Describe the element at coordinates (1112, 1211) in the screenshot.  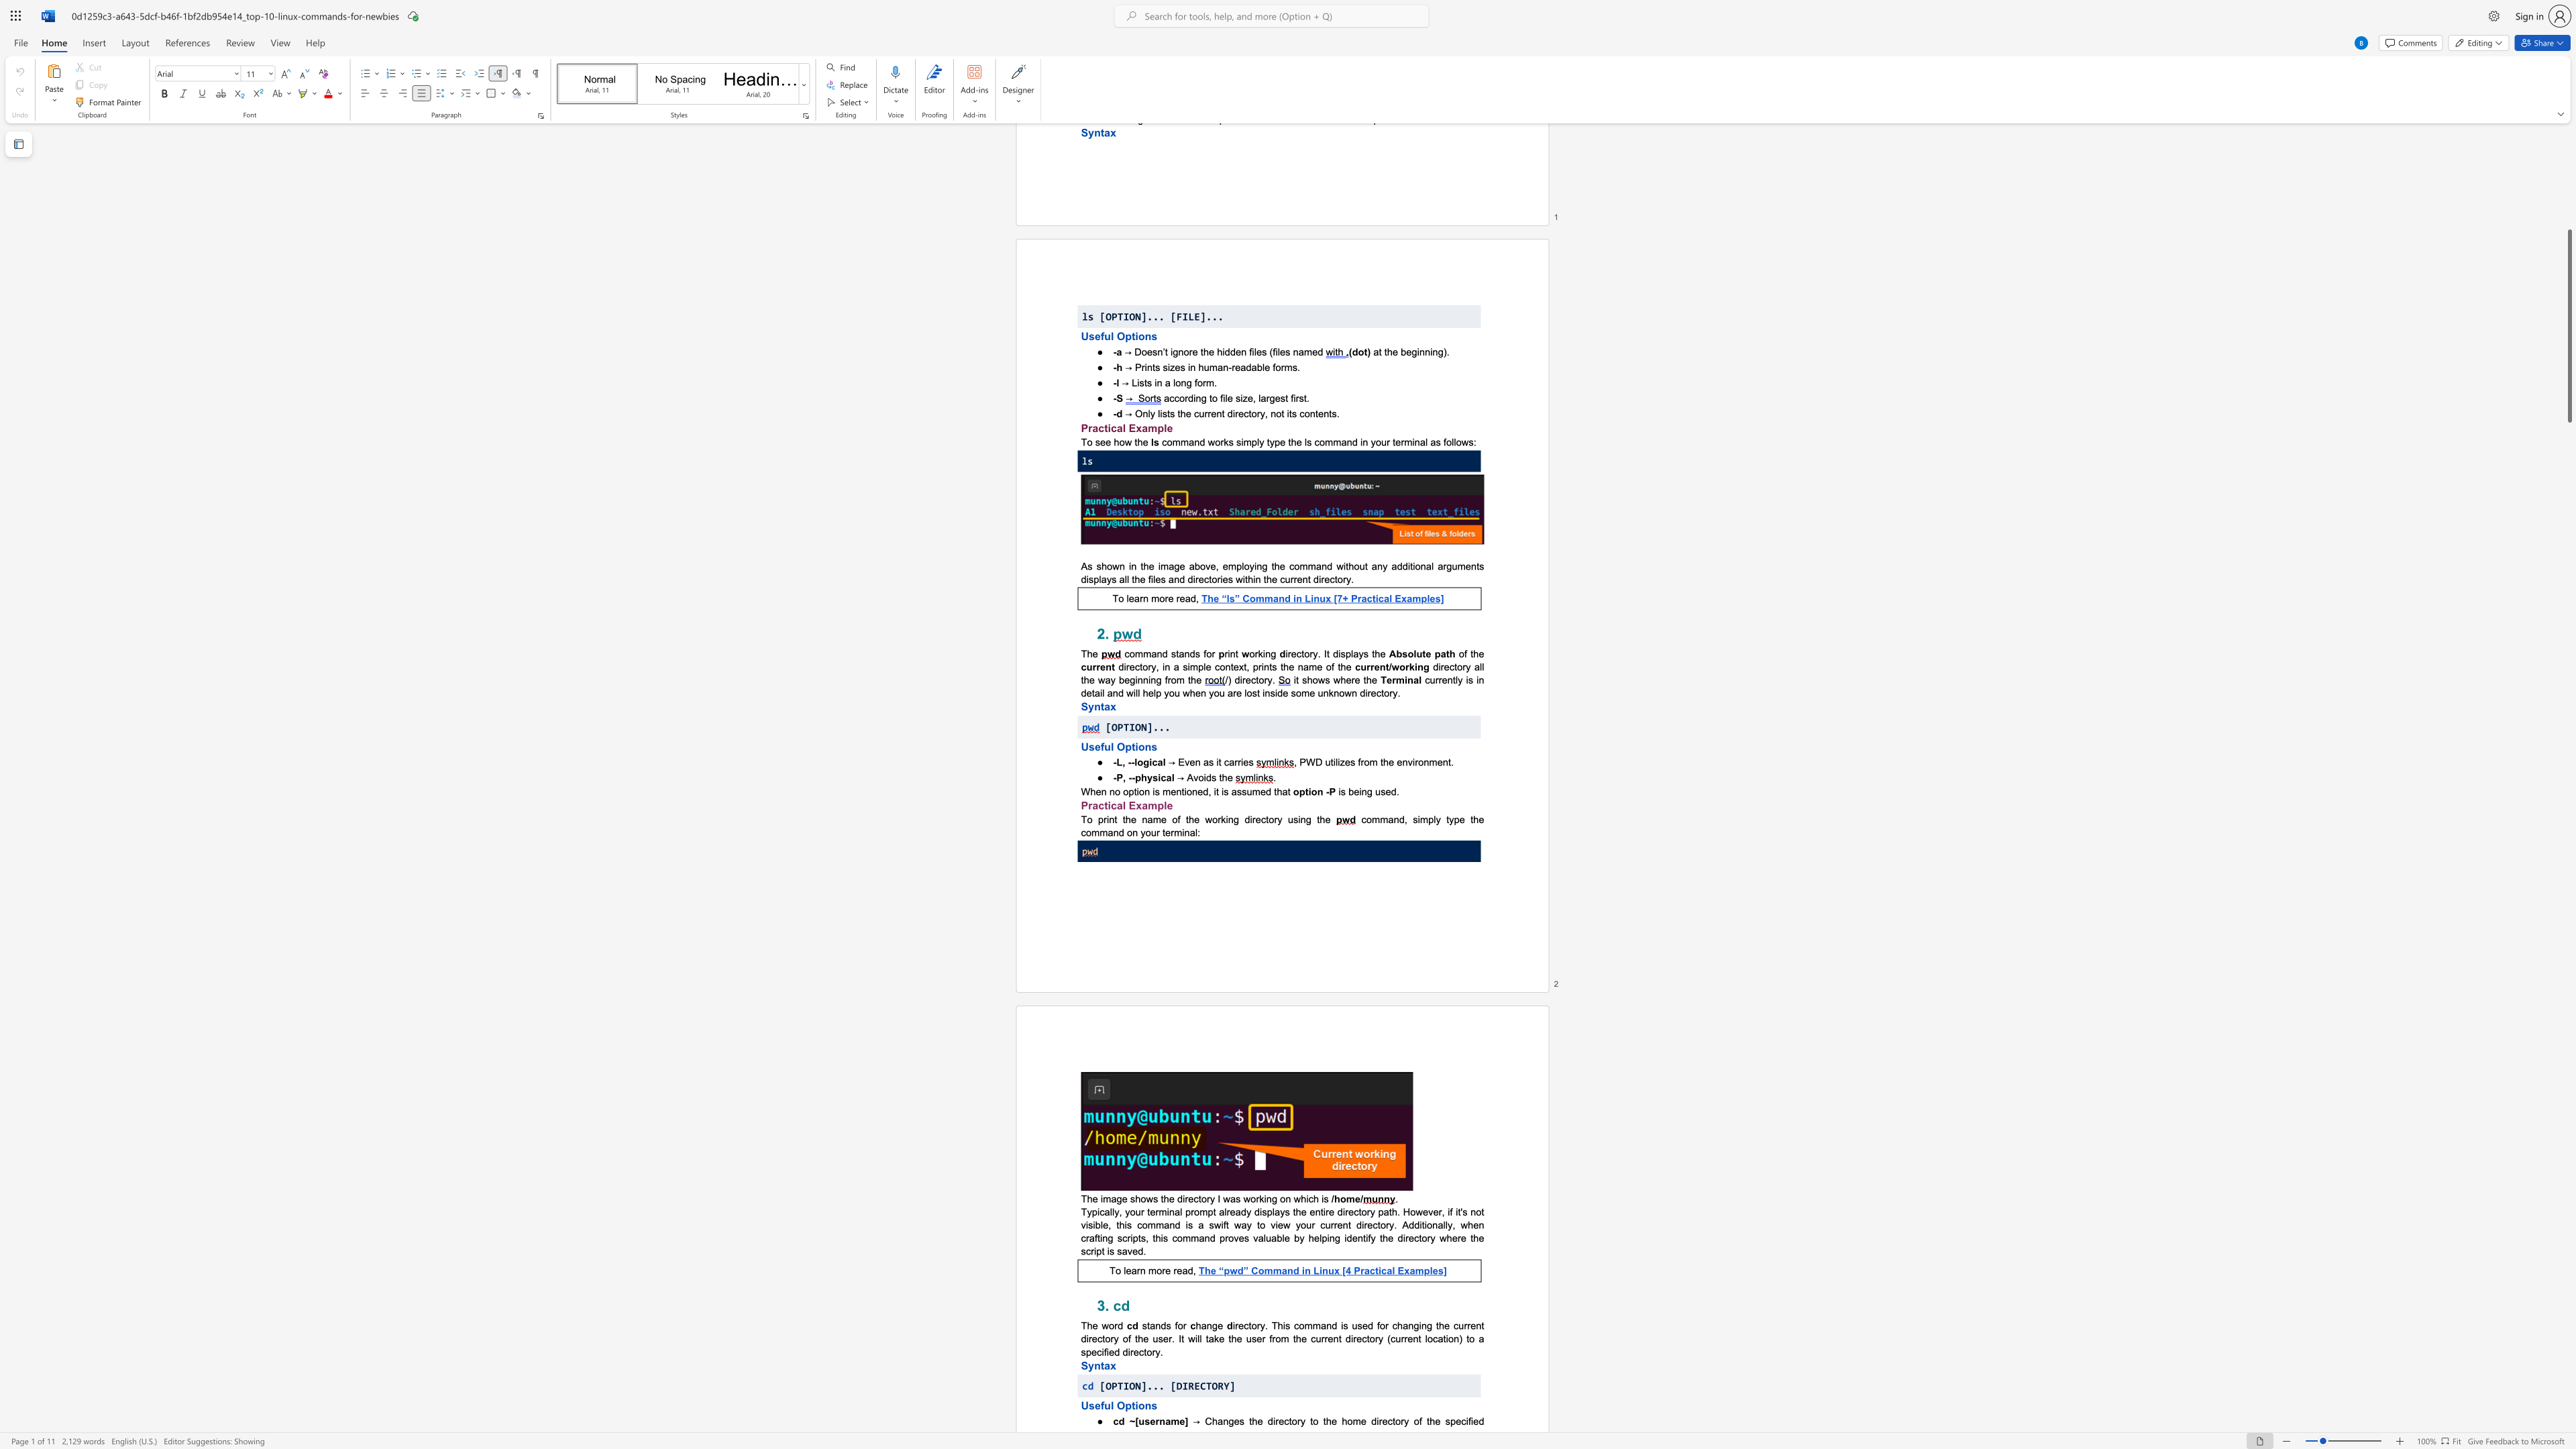
I see `the subset text "ly, you" within the text "Typically, your terminal prompt already displays the entire directory path. However, if"` at that location.